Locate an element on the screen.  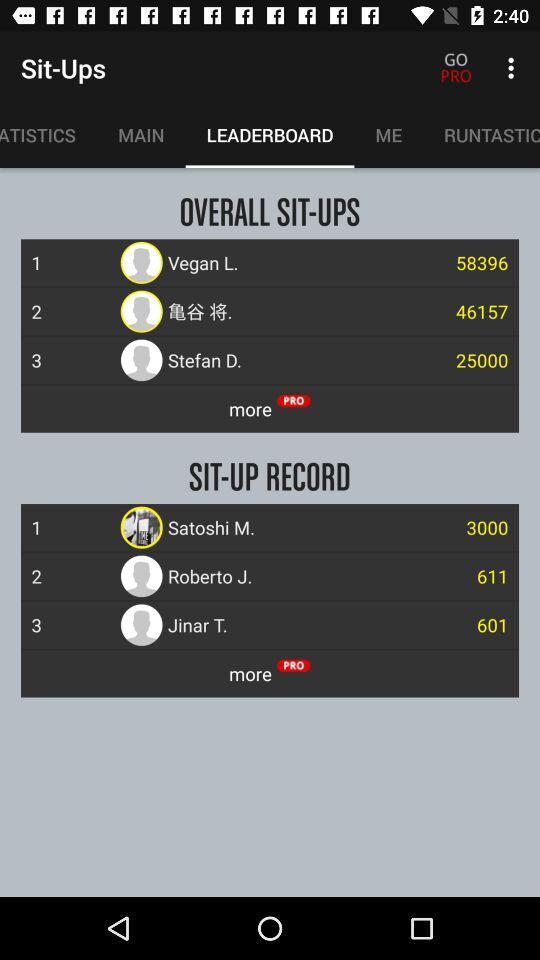
item below the sit-ups app is located at coordinates (140, 134).